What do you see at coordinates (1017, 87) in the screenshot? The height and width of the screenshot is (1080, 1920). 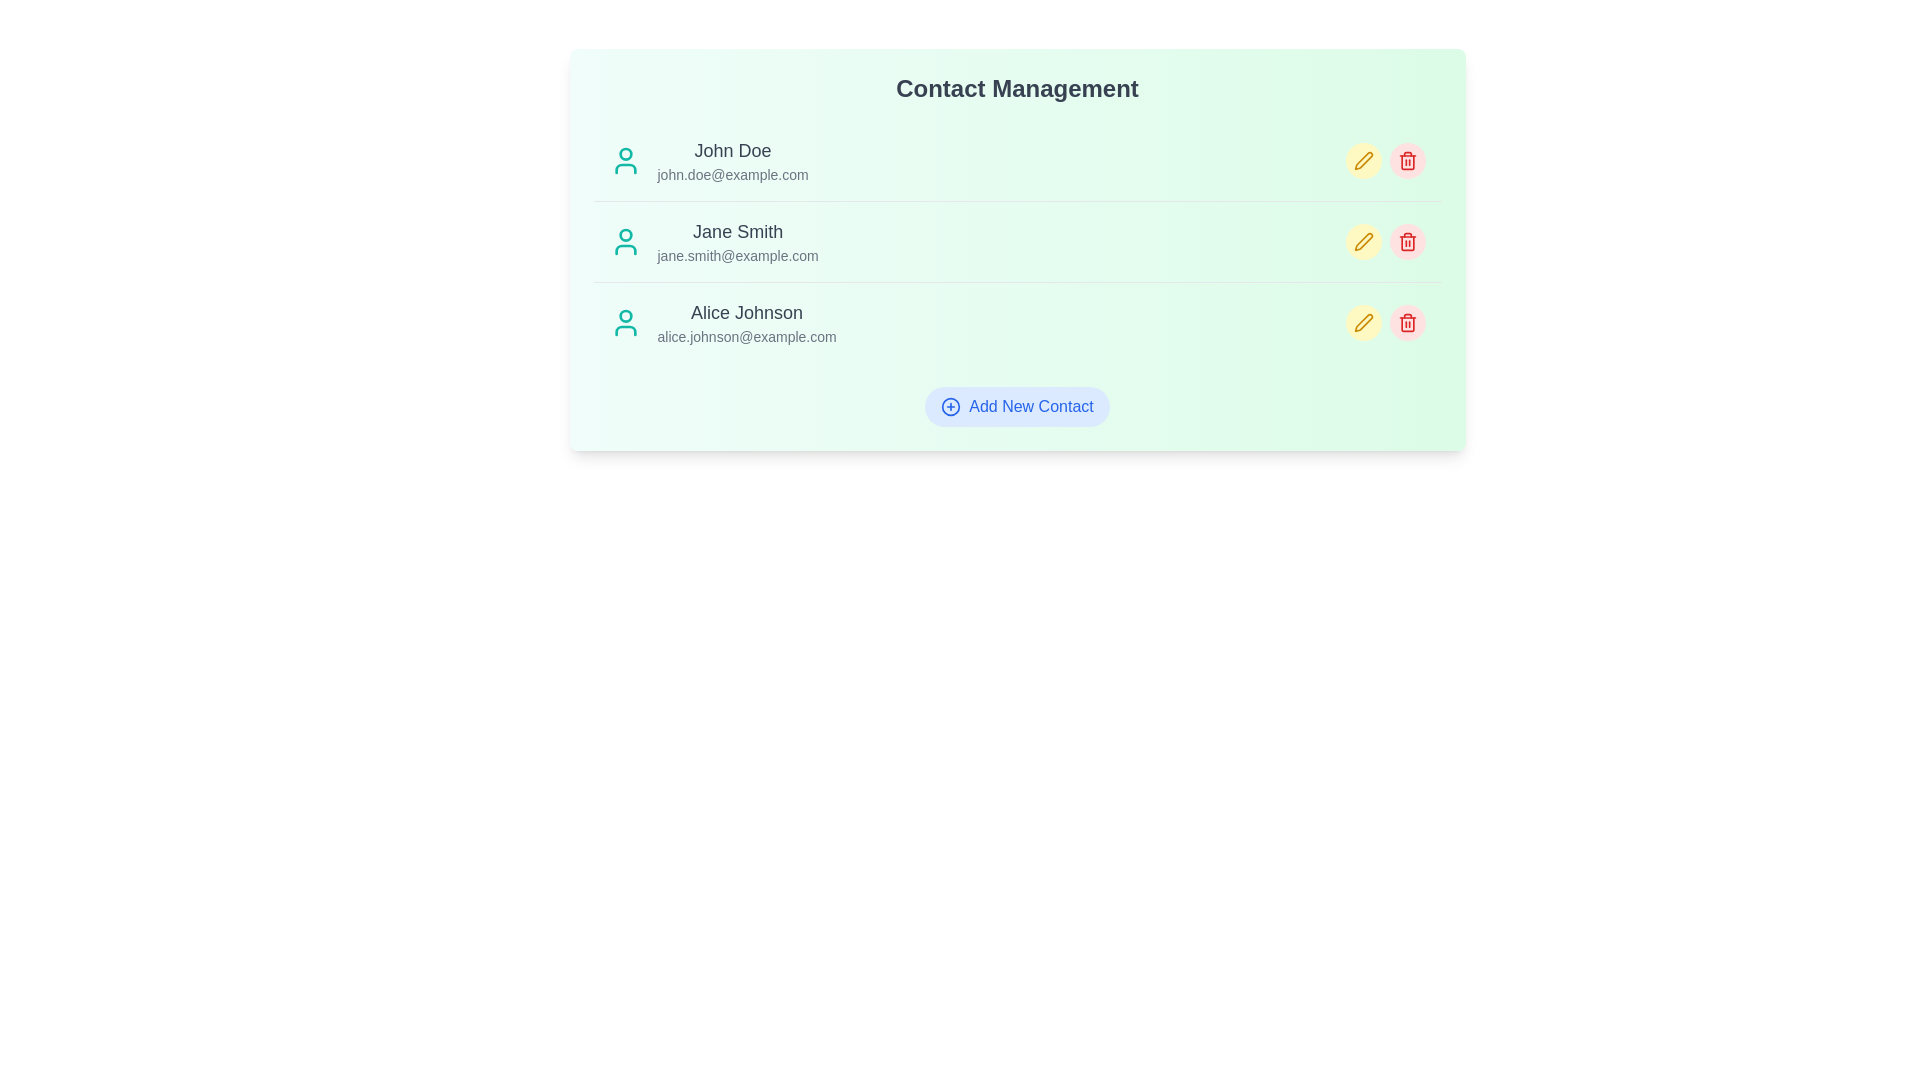 I see `the 'Contact Management' heading to focus on the title` at bounding box center [1017, 87].